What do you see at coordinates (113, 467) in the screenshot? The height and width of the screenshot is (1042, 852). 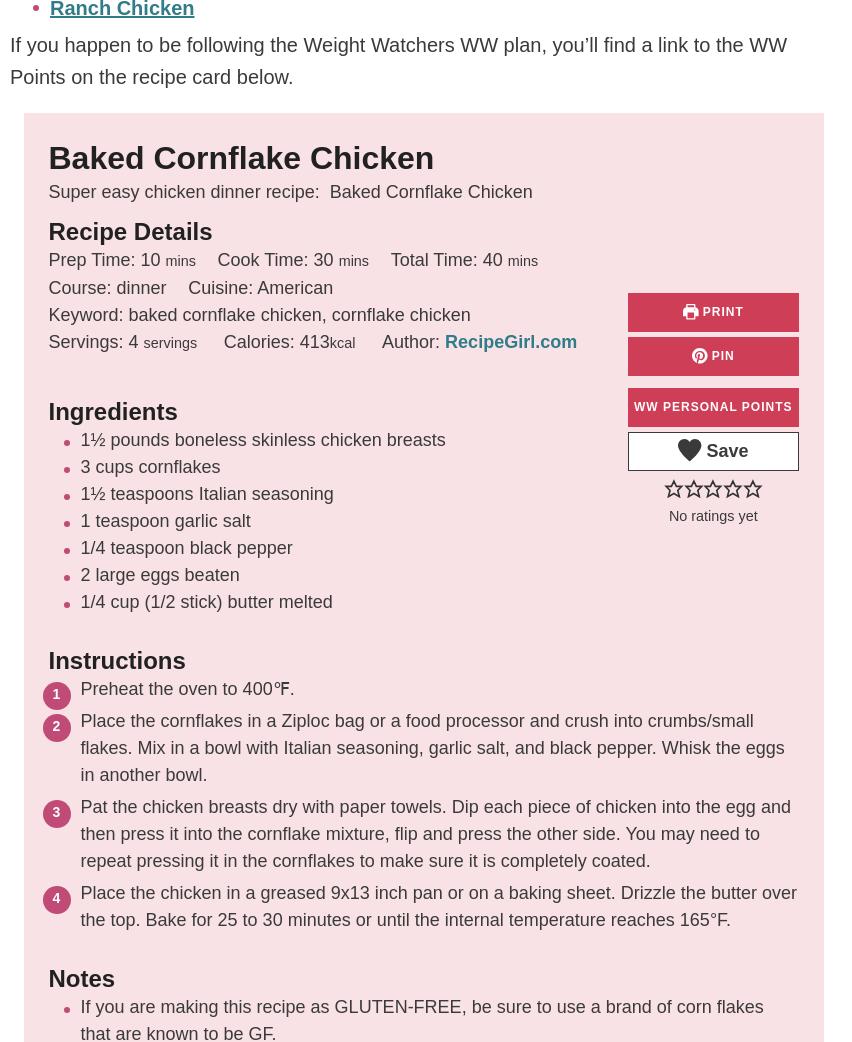 I see `'cups'` at bounding box center [113, 467].